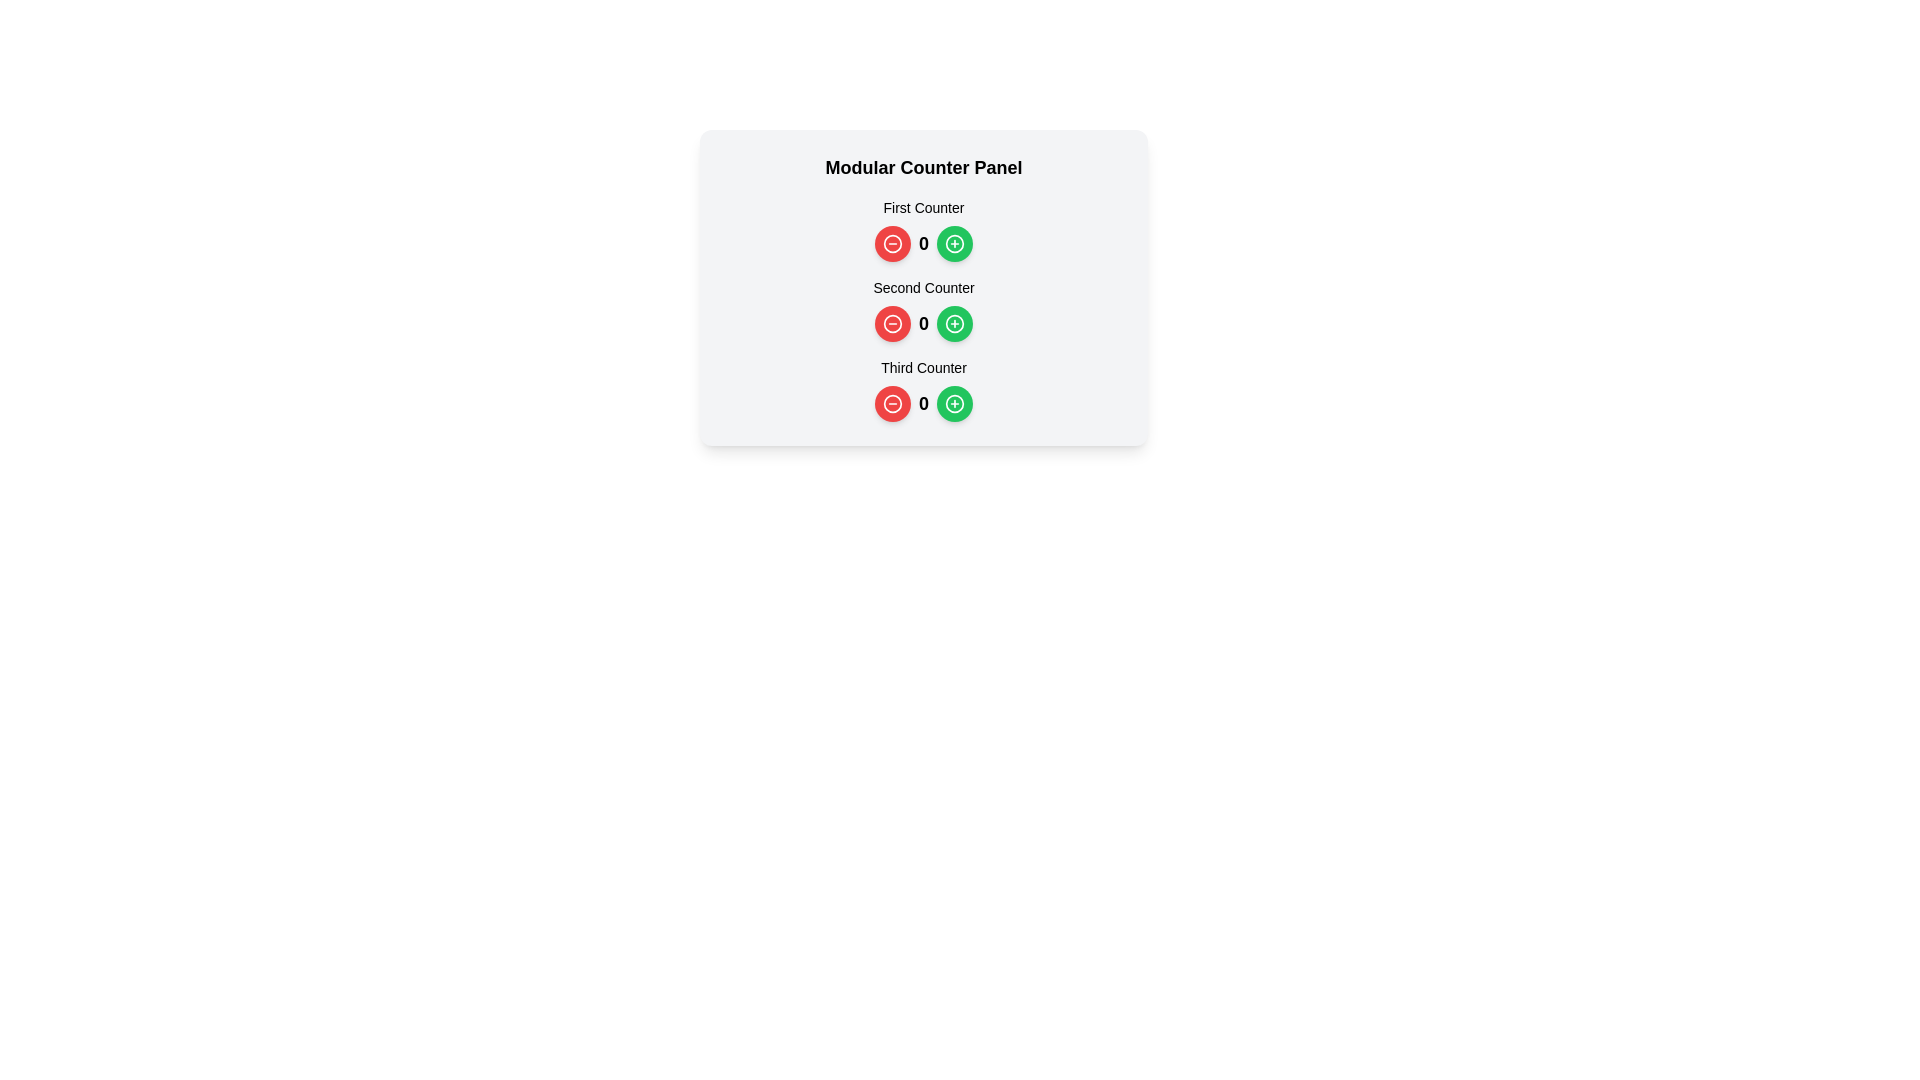 The image size is (1920, 1080). Describe the element at coordinates (891, 242) in the screenshot. I see `the first button in the first row of the counter panel to decrease the counter value` at that location.